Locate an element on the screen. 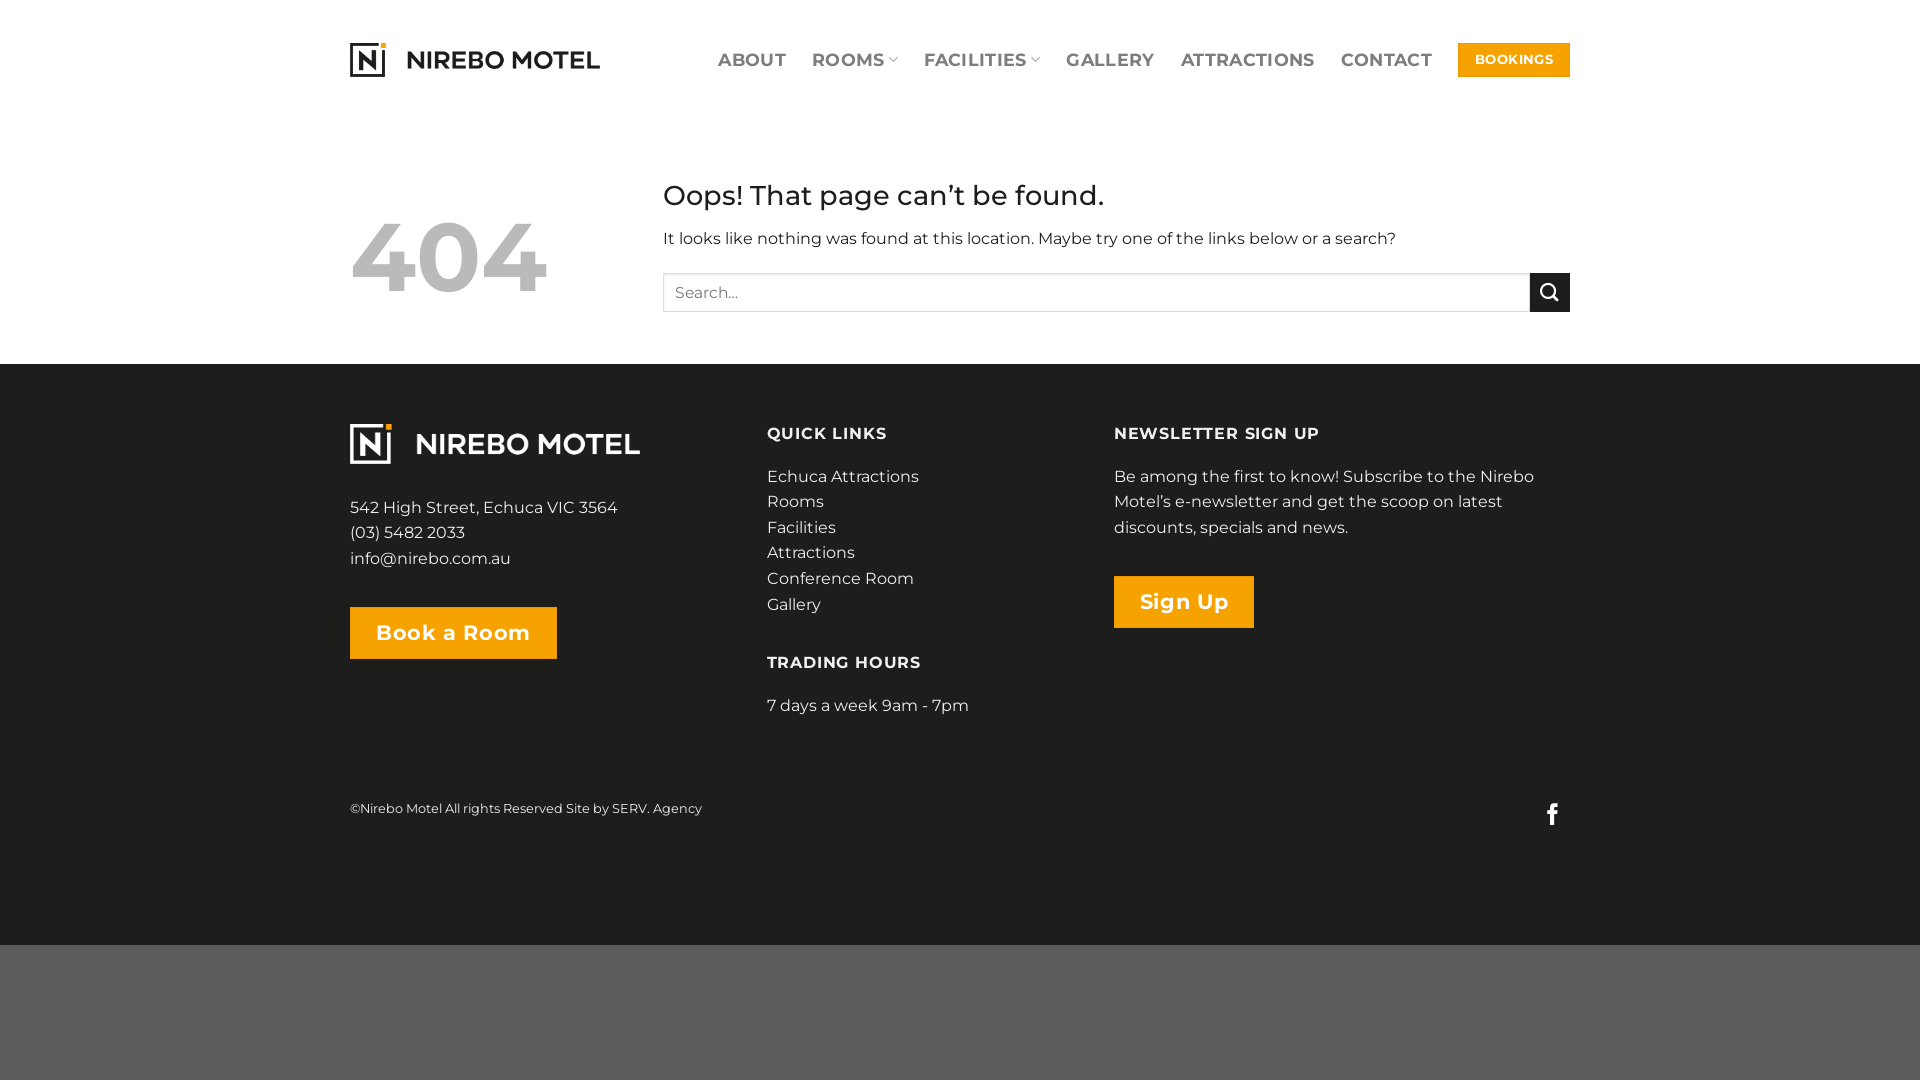  'Conference Room' is located at coordinates (840, 578).